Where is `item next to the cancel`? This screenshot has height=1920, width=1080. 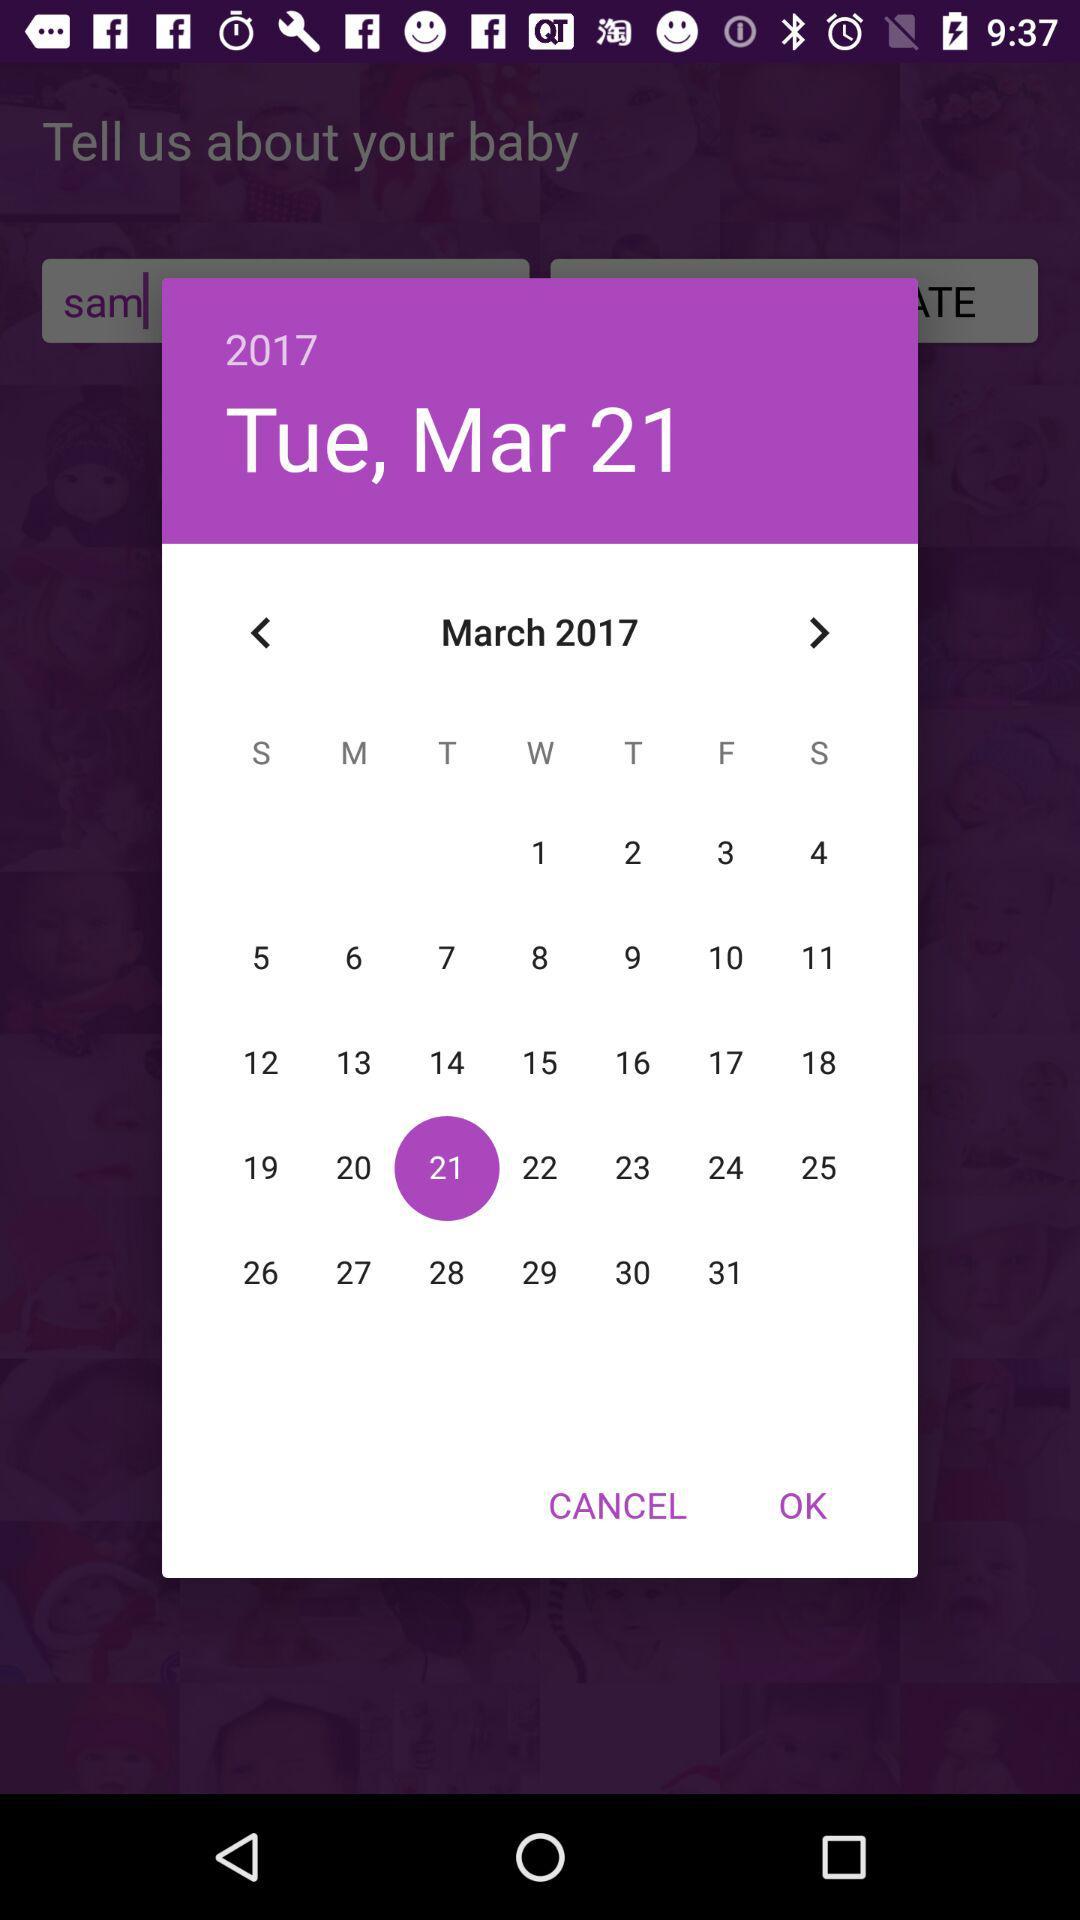
item next to the cancel is located at coordinates (801, 1504).